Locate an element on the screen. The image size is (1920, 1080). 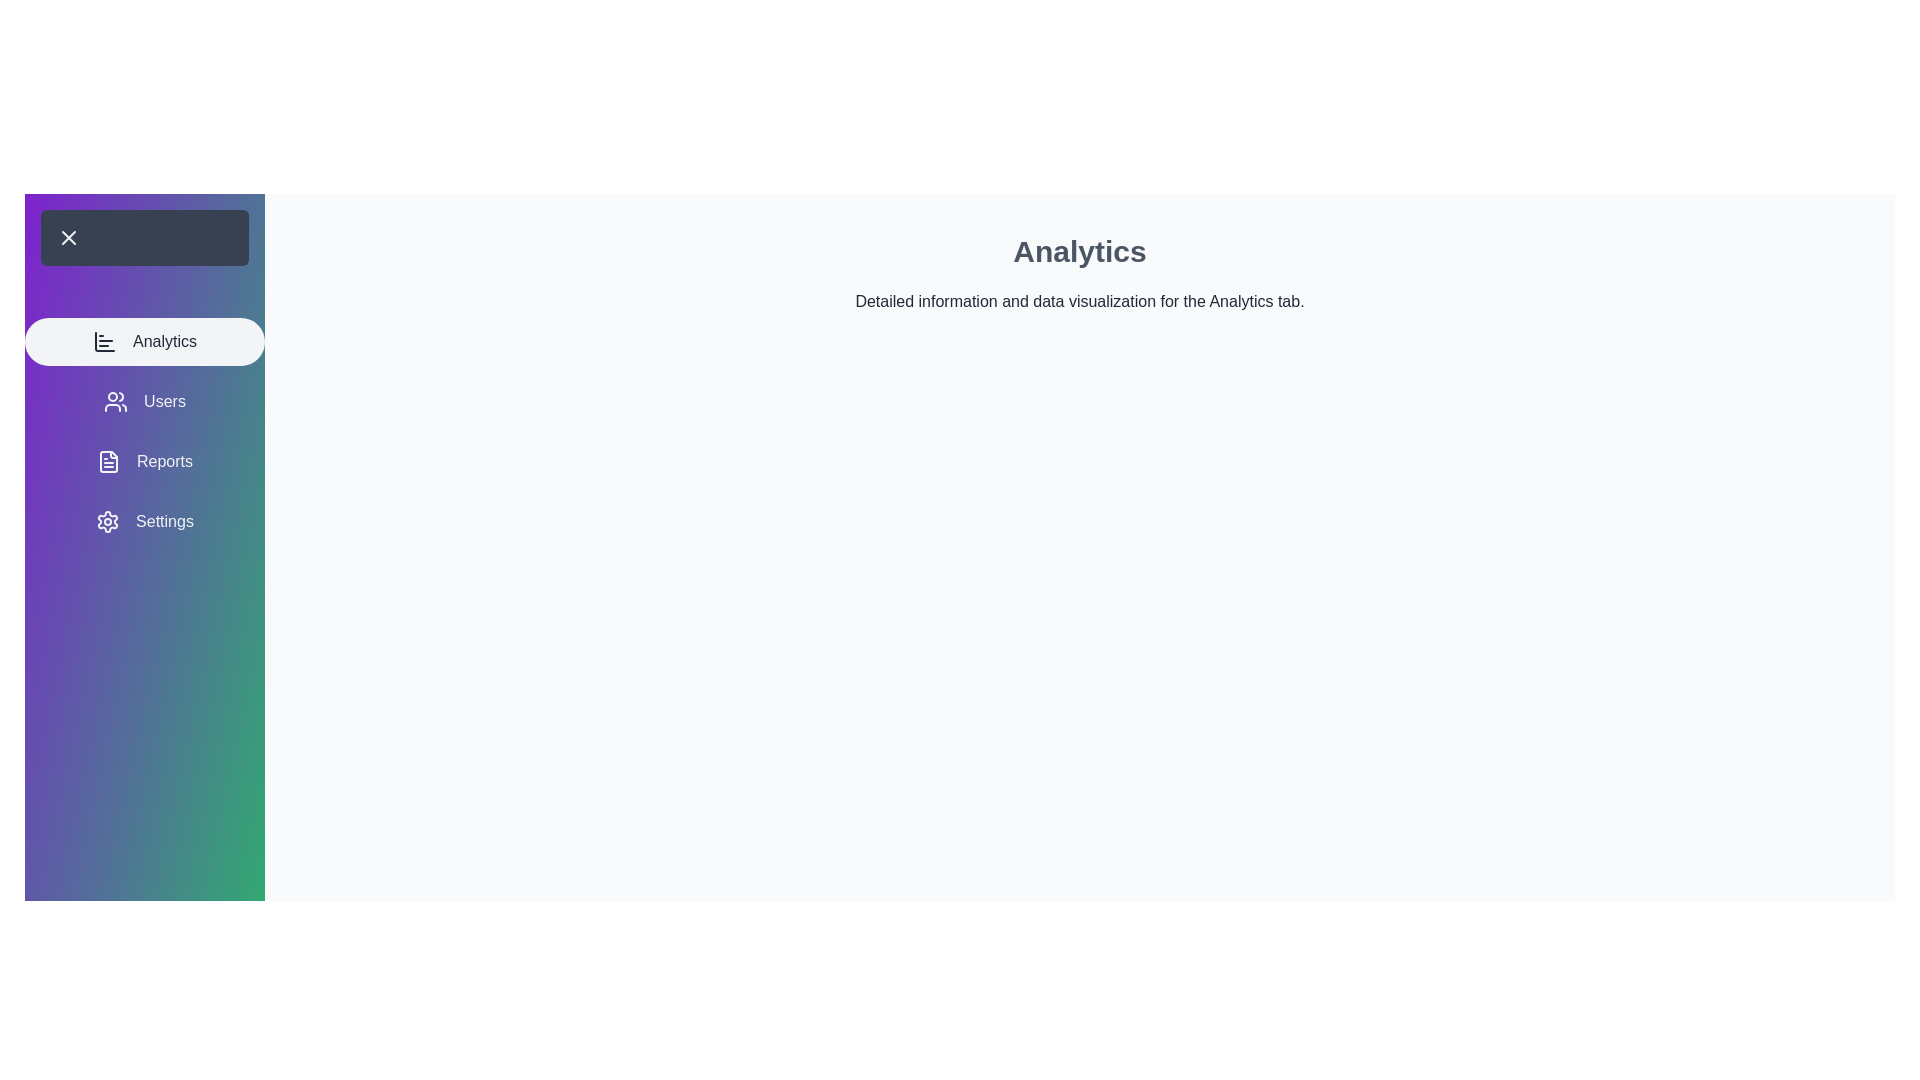
the menu option Settings by clicking on it is located at coordinates (143, 520).